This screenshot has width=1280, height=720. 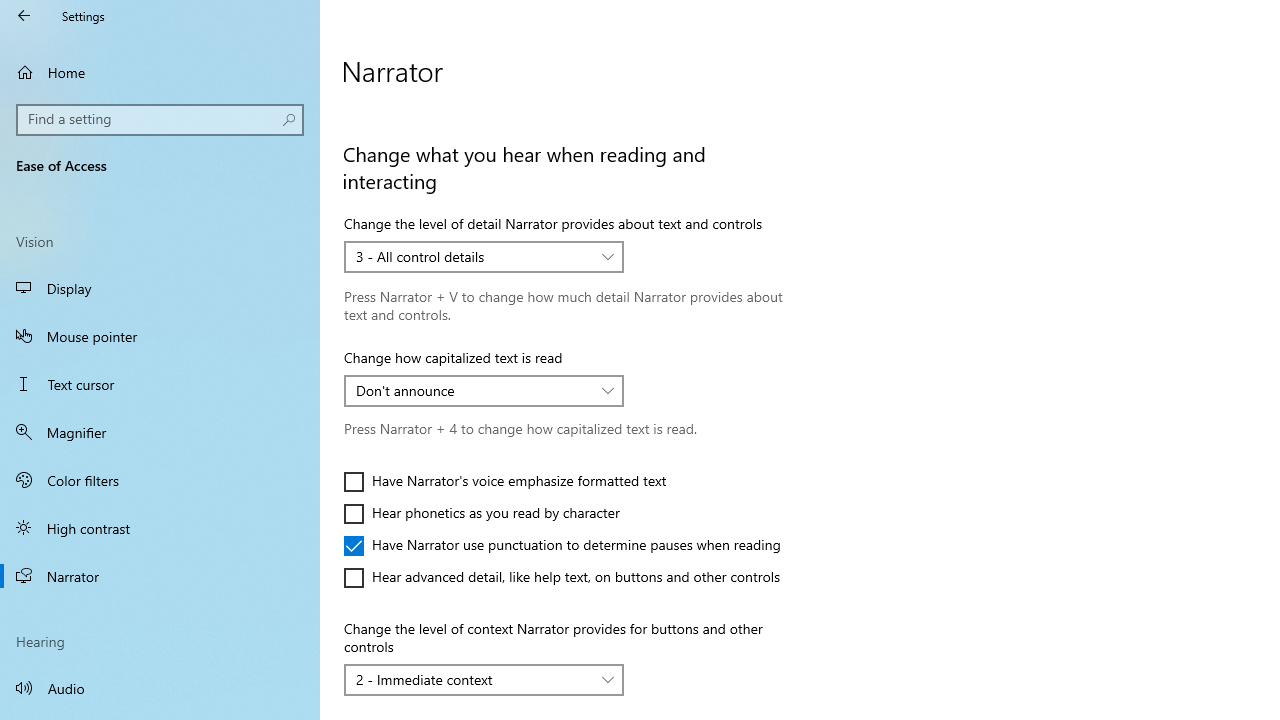 What do you see at coordinates (484, 390) in the screenshot?
I see `'Change how capitalized text is read'` at bounding box center [484, 390].